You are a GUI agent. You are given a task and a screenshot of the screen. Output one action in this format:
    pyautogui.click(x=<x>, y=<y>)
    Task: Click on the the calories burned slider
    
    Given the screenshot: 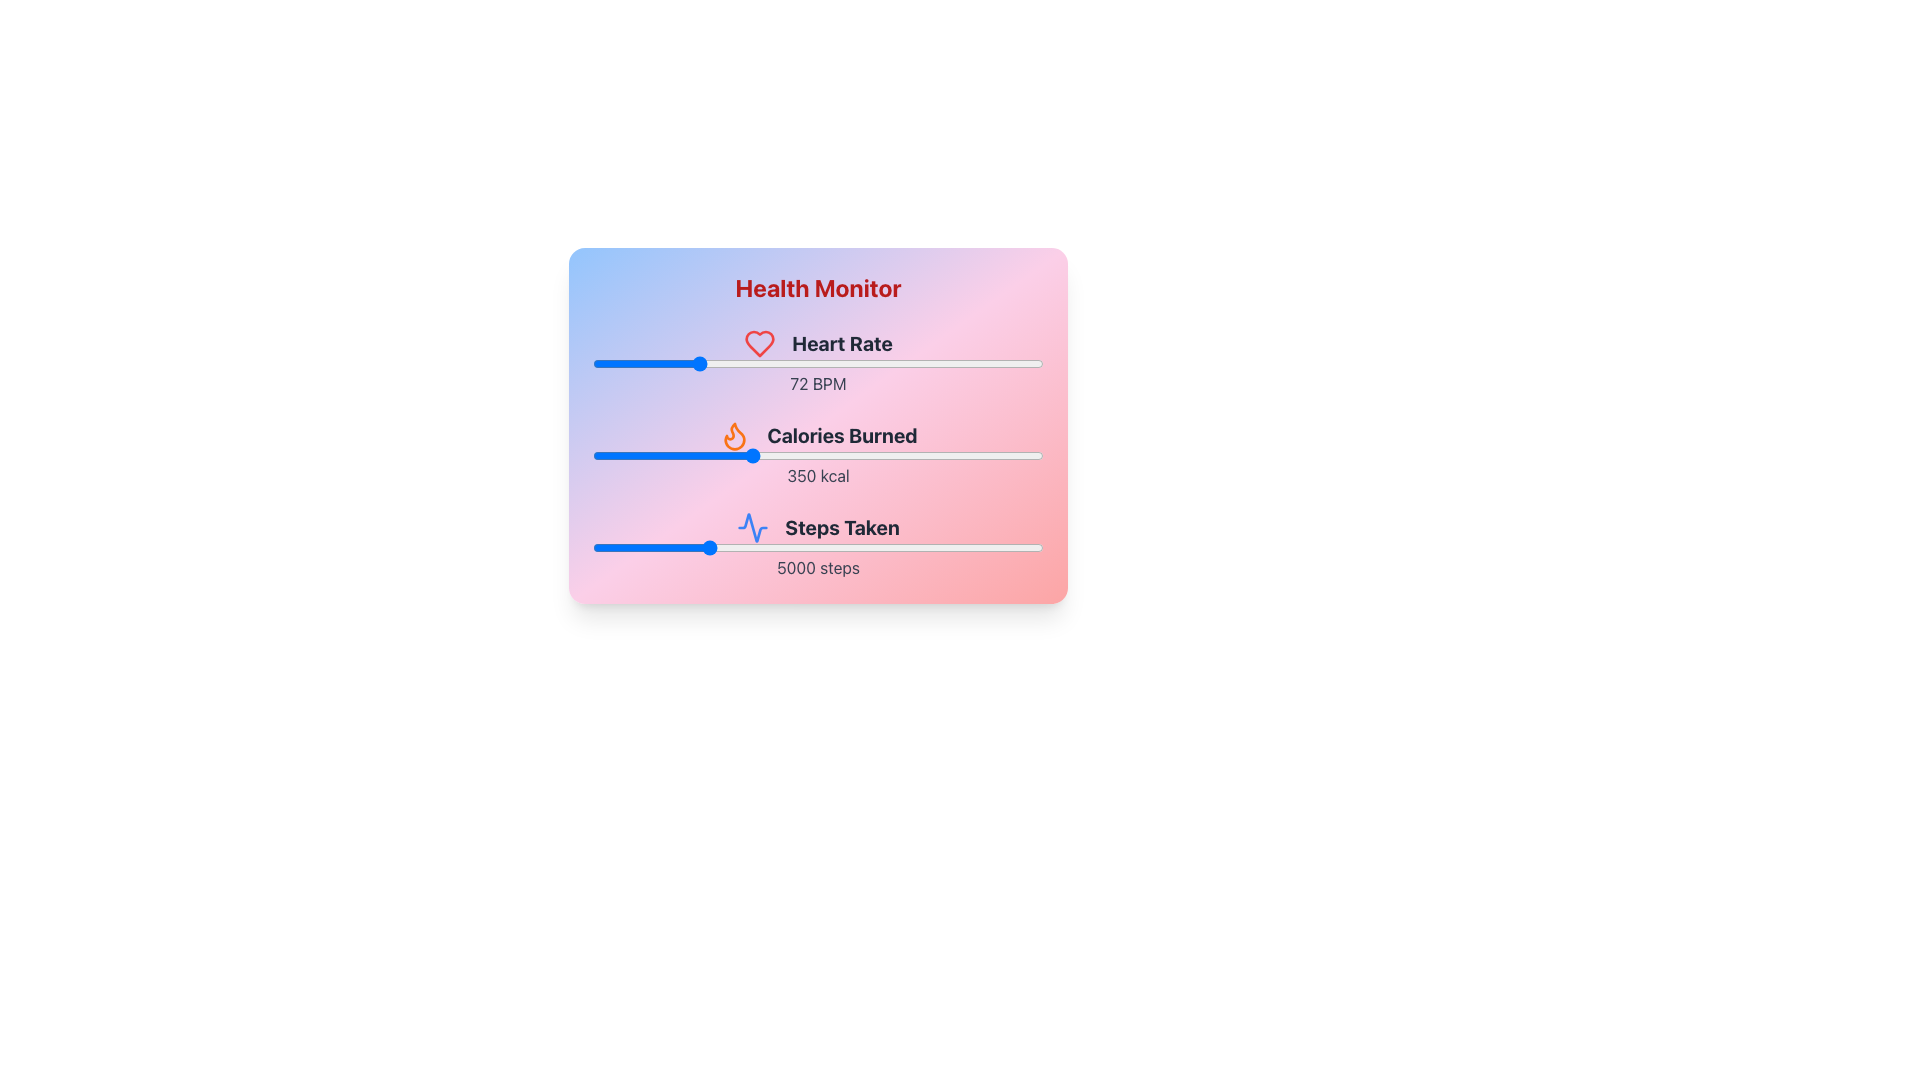 What is the action you would take?
    pyautogui.click(x=1039, y=455)
    